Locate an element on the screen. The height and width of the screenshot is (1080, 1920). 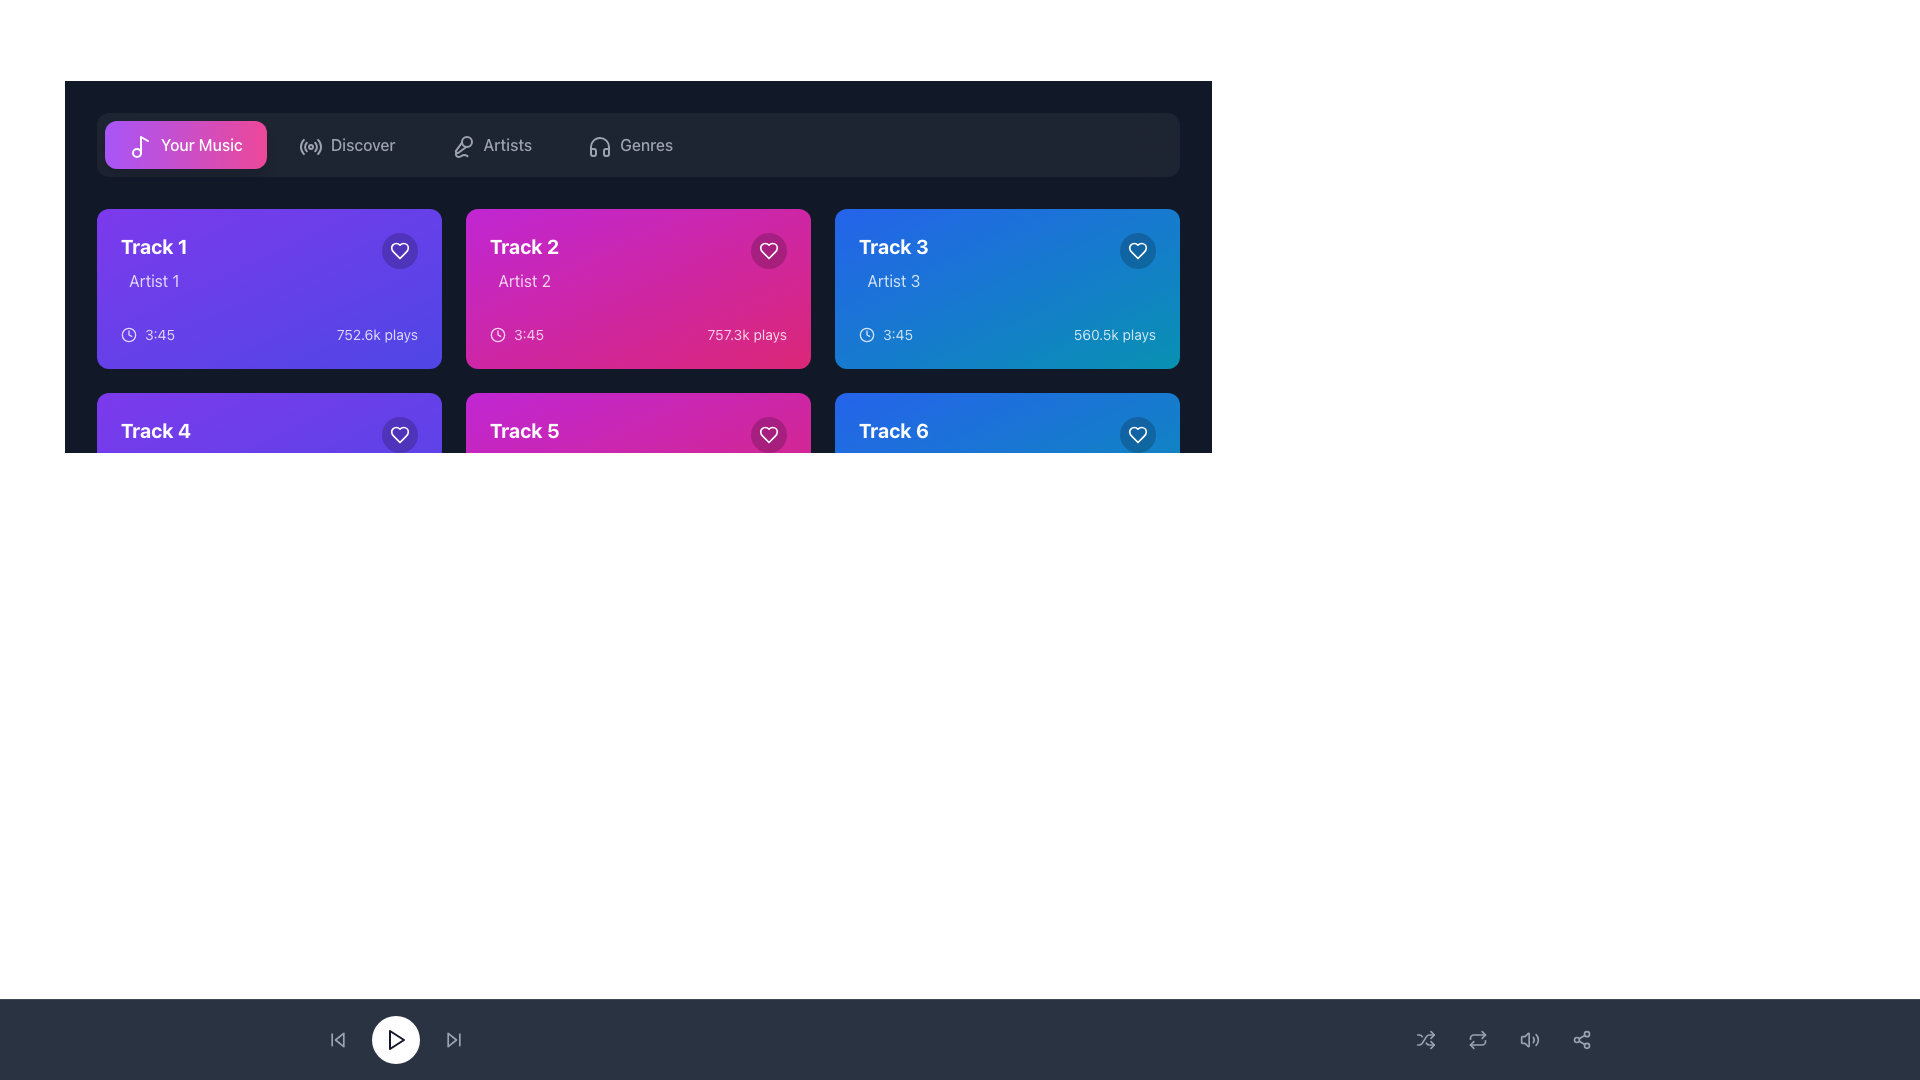
the play button located in the center of the 'Track 2' card area is located at coordinates (637, 289).